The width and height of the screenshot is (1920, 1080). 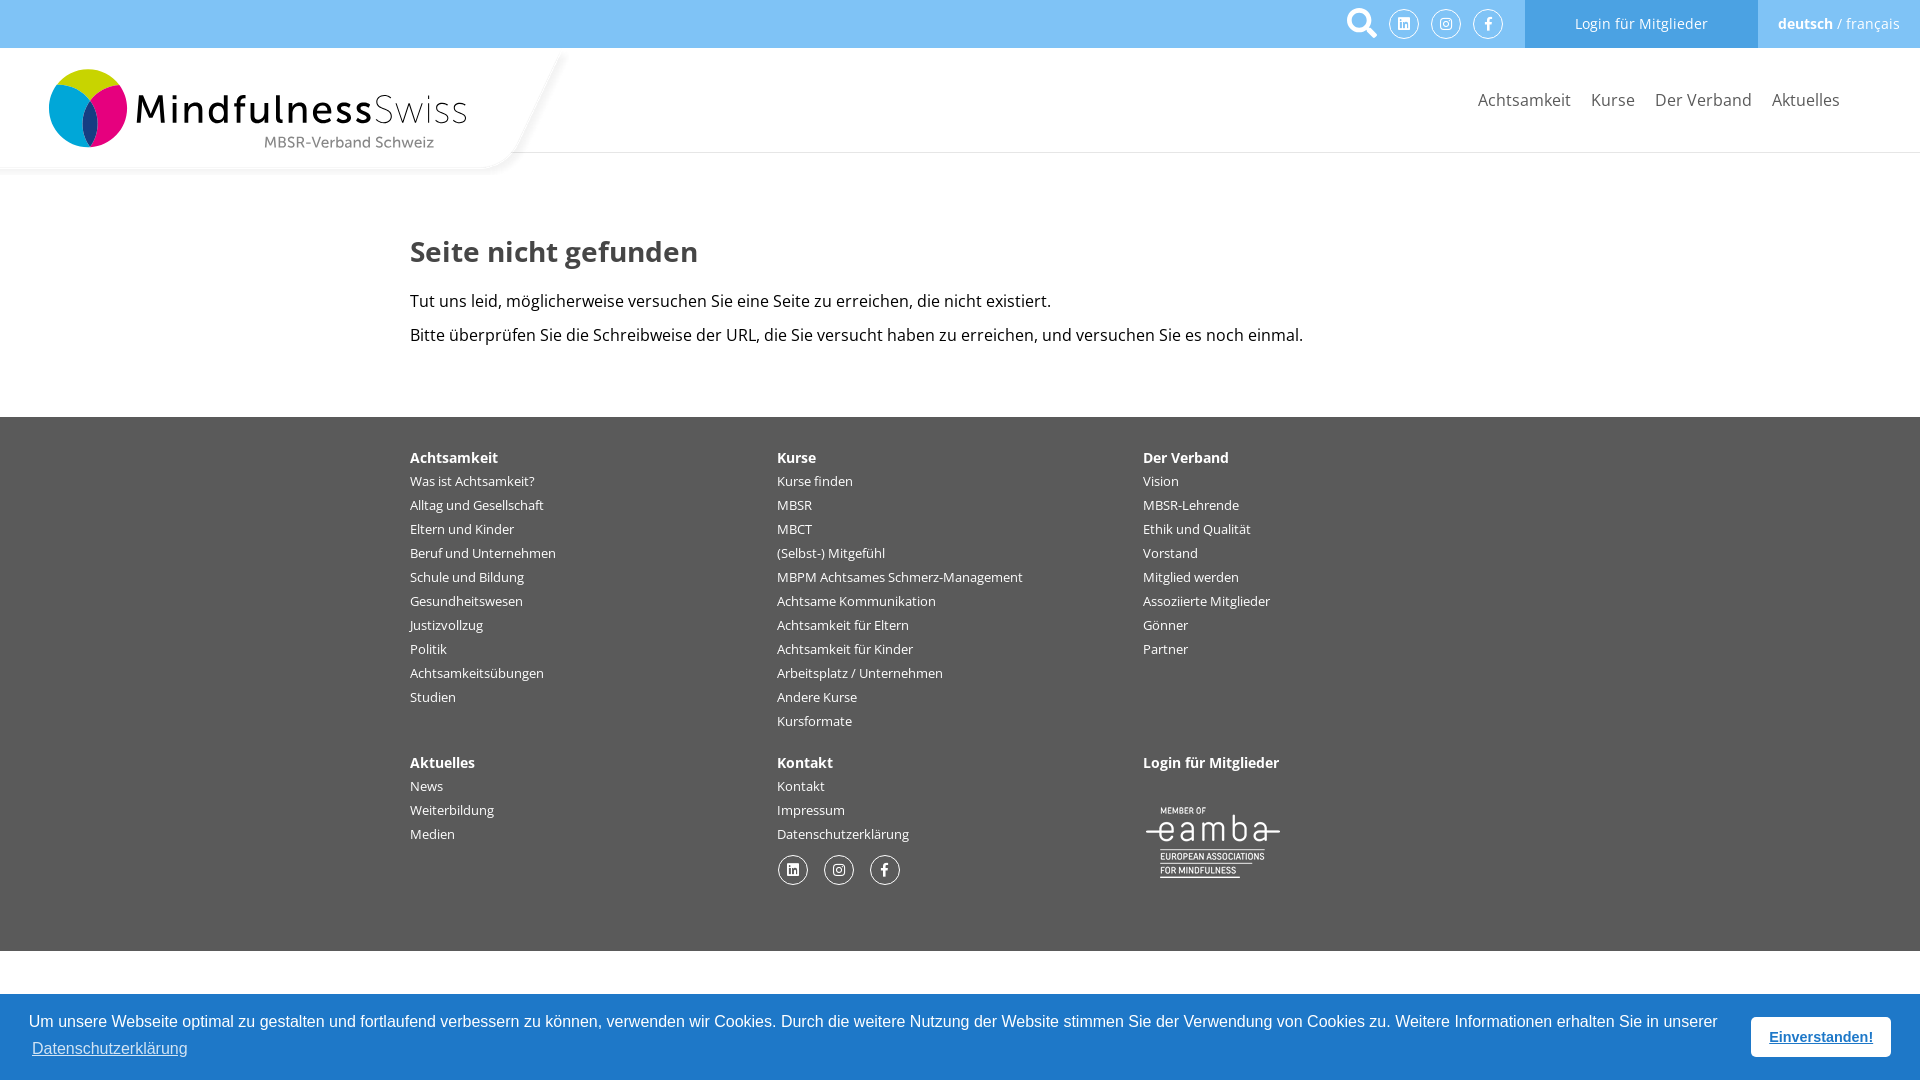 I want to click on 'News', so click(x=425, y=785).